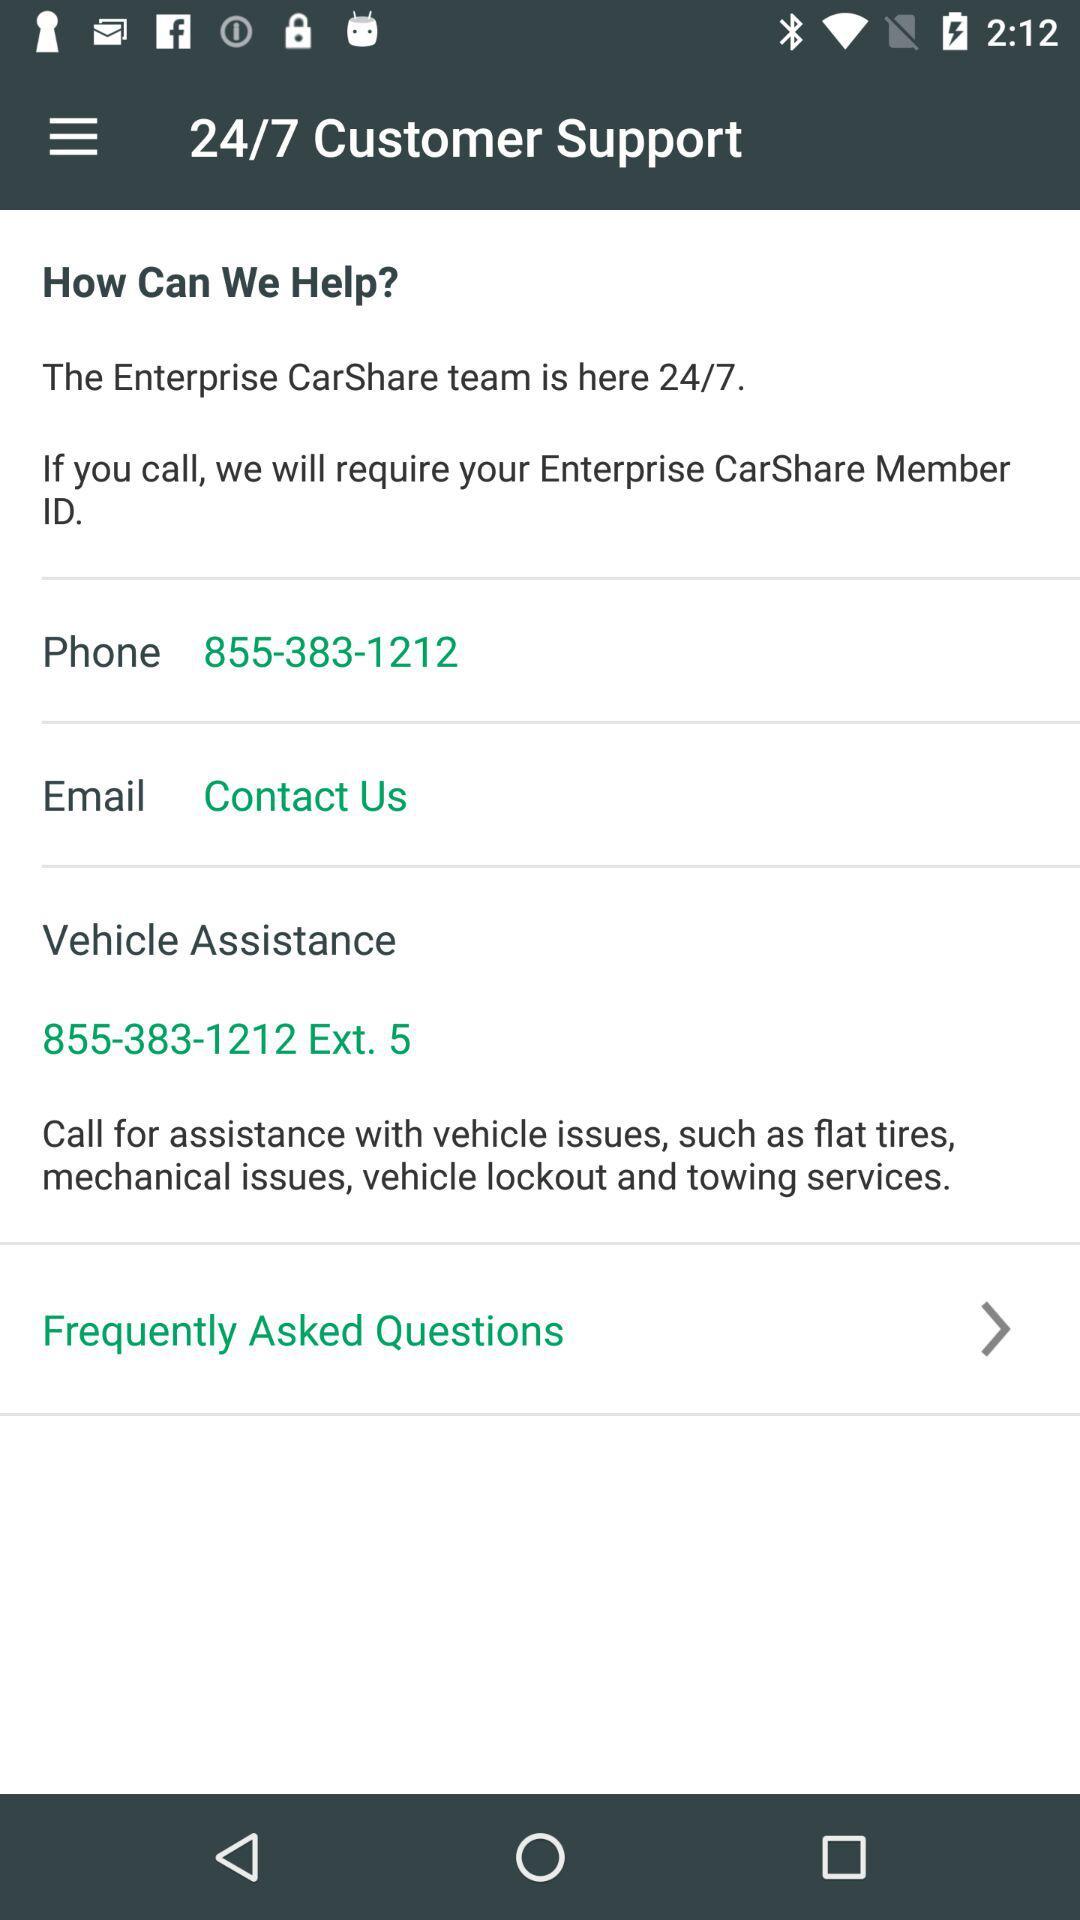 Image resolution: width=1080 pixels, height=1920 pixels. I want to click on contact us item, so click(284, 793).